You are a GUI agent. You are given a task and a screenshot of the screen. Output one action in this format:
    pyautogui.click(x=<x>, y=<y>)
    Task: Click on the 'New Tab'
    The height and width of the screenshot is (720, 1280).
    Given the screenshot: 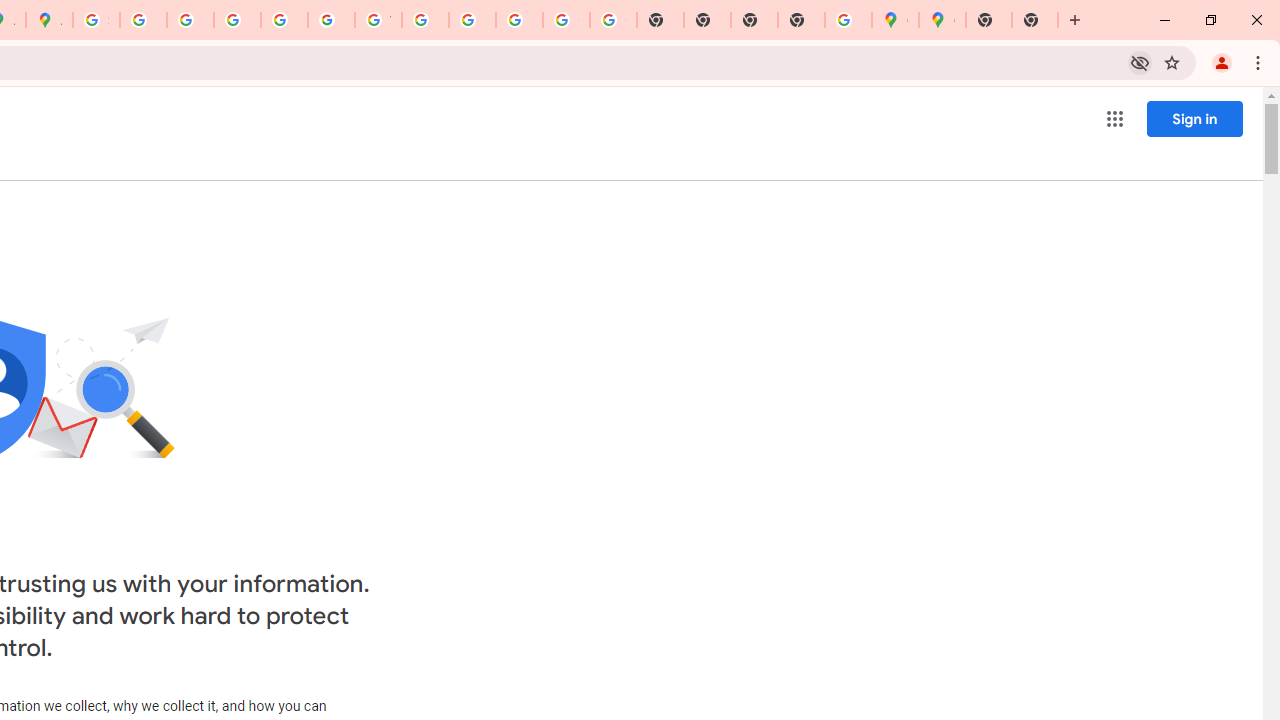 What is the action you would take?
    pyautogui.click(x=1035, y=20)
    